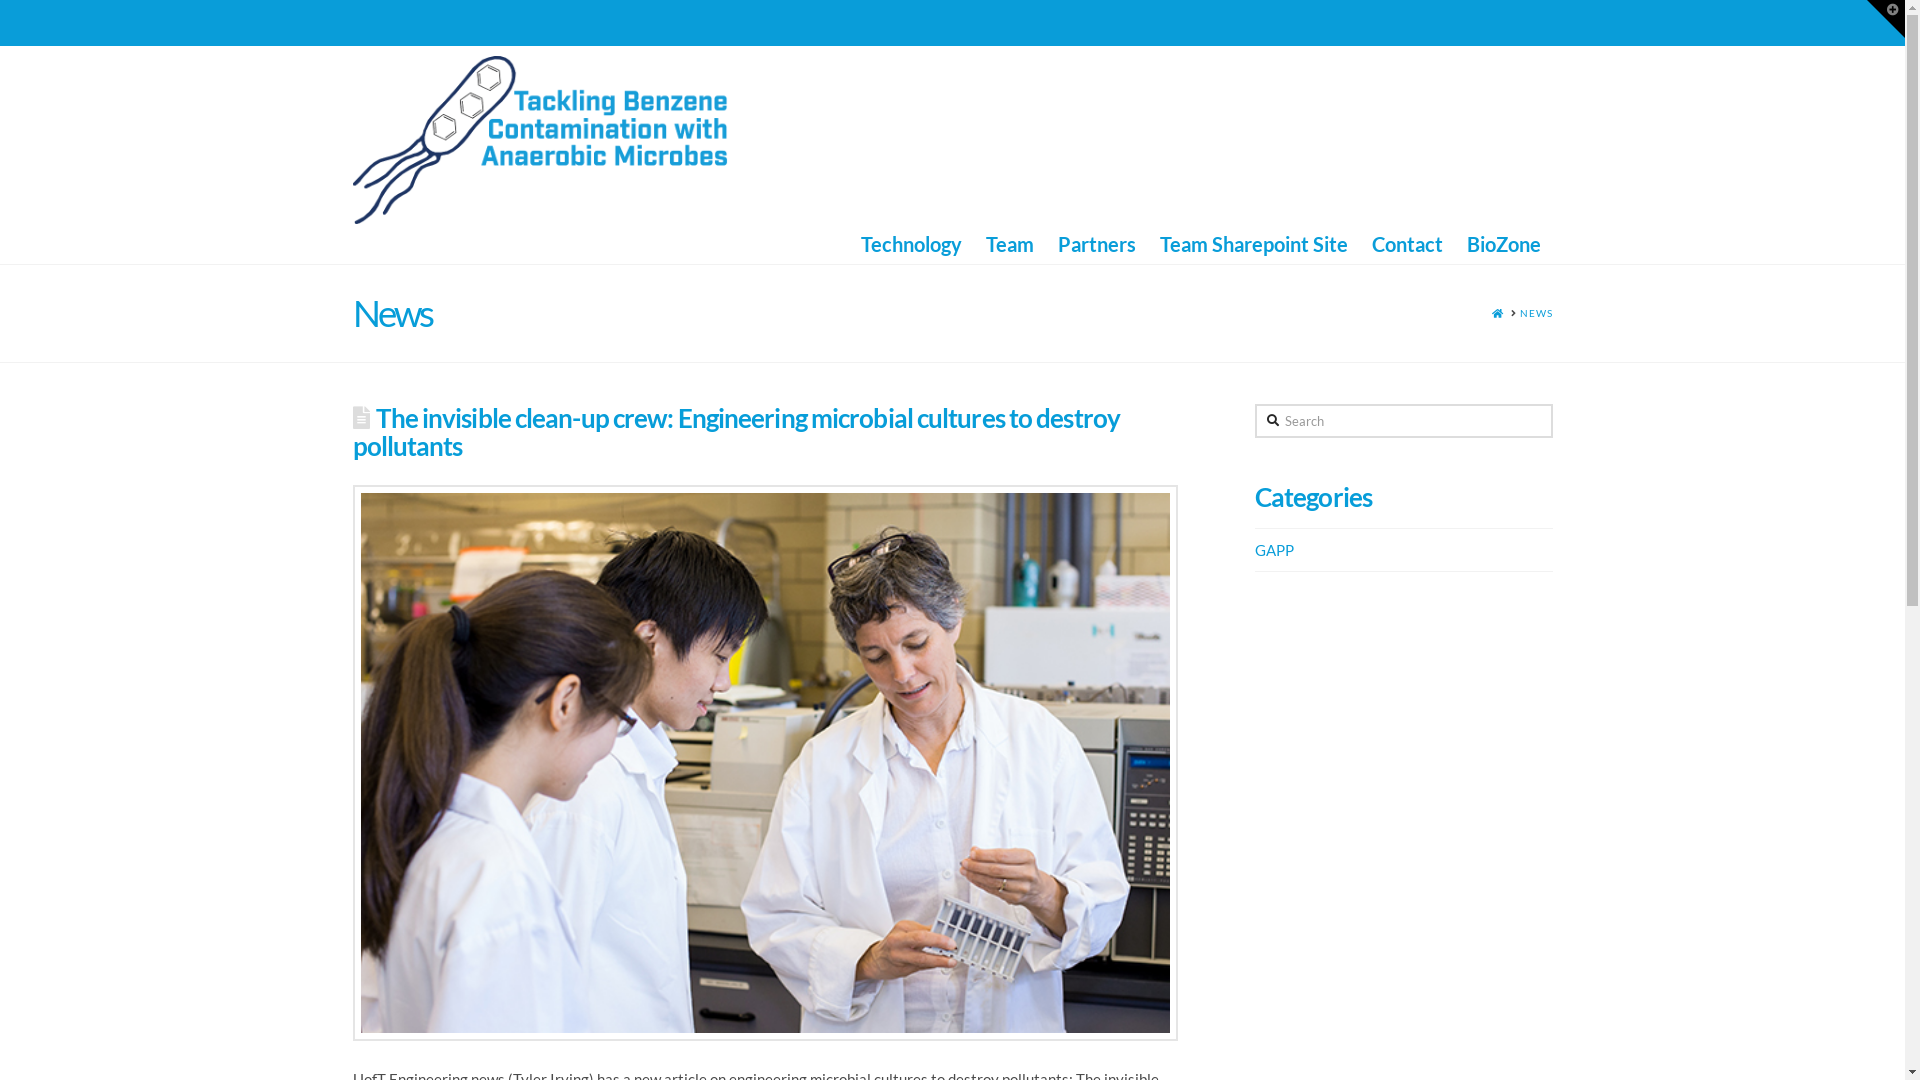 This screenshot has height=1080, width=1920. I want to click on 'Partners', so click(1096, 242).